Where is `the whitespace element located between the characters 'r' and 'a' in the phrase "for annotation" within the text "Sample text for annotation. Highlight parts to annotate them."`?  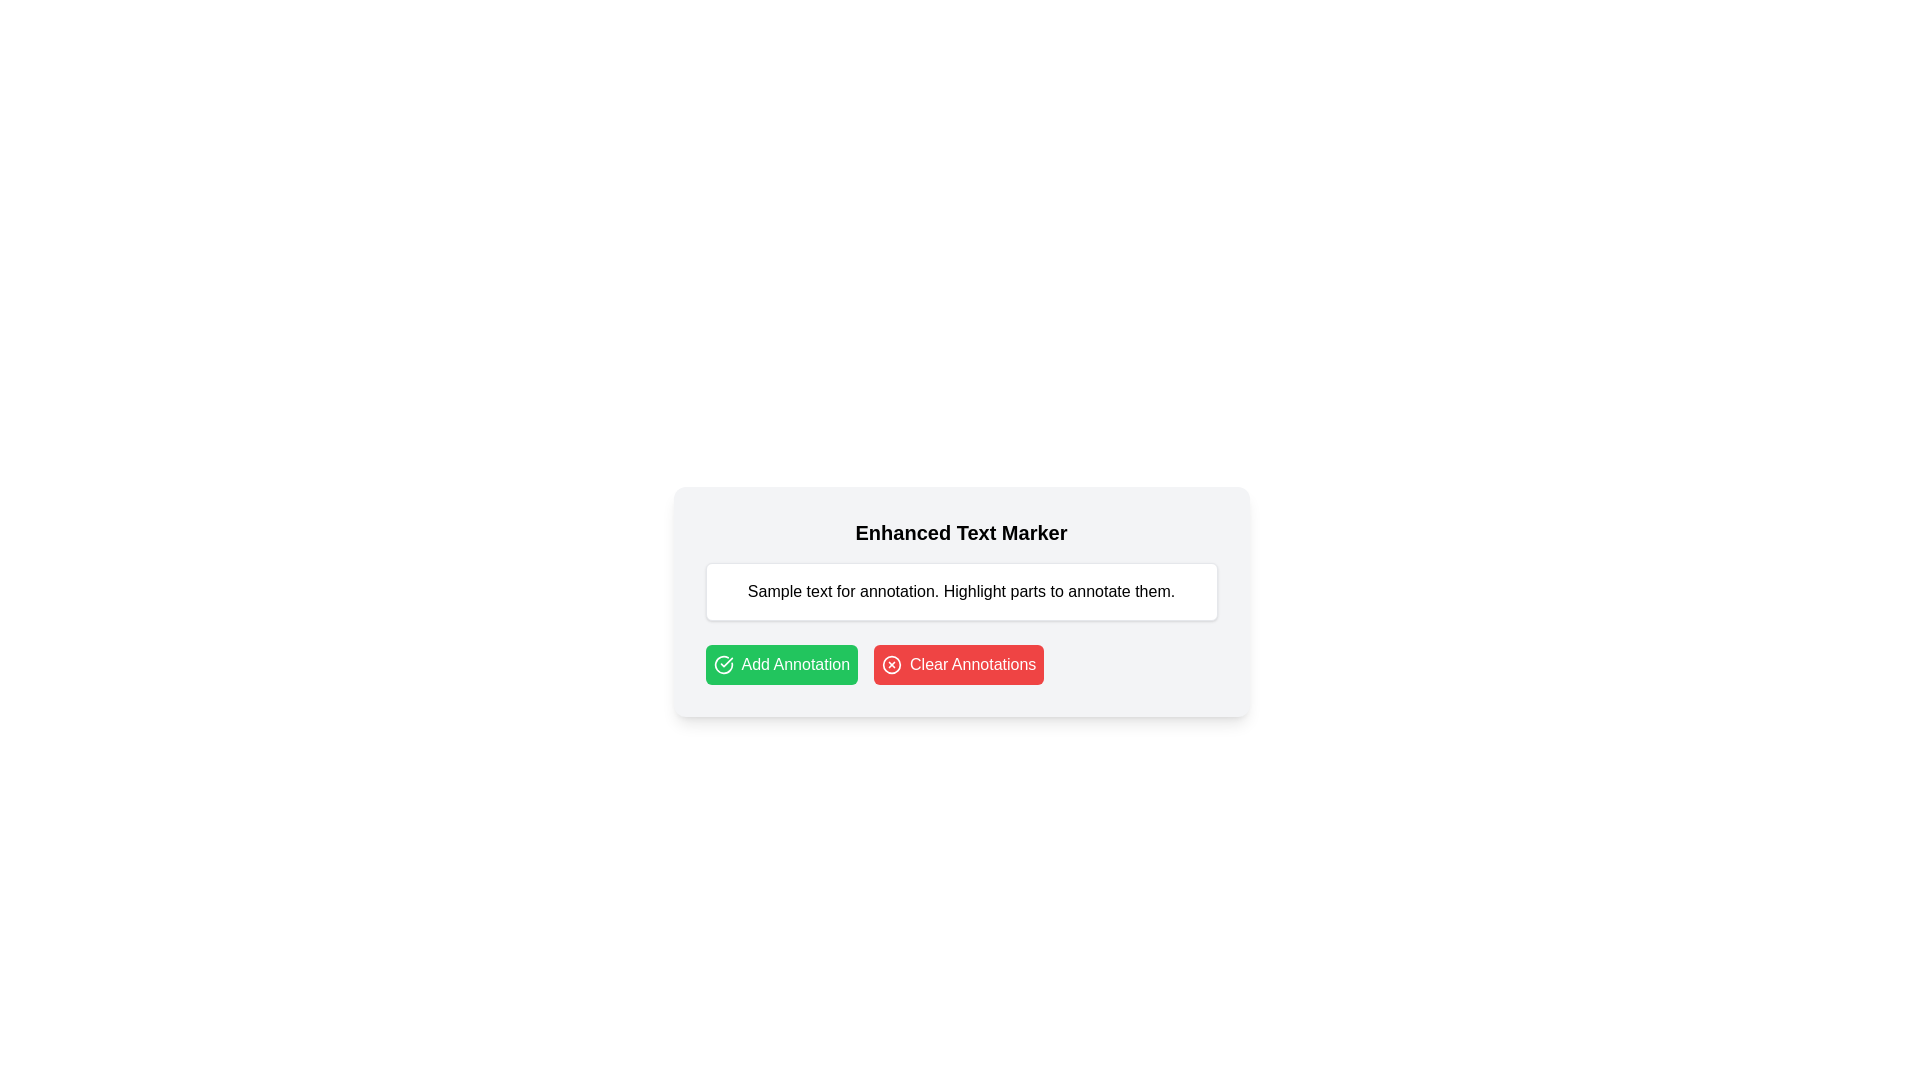 the whitespace element located between the characters 'r' and 'a' in the phrase "for annotation" within the text "Sample text for annotation. Highlight parts to annotate them." is located at coordinates (857, 590).